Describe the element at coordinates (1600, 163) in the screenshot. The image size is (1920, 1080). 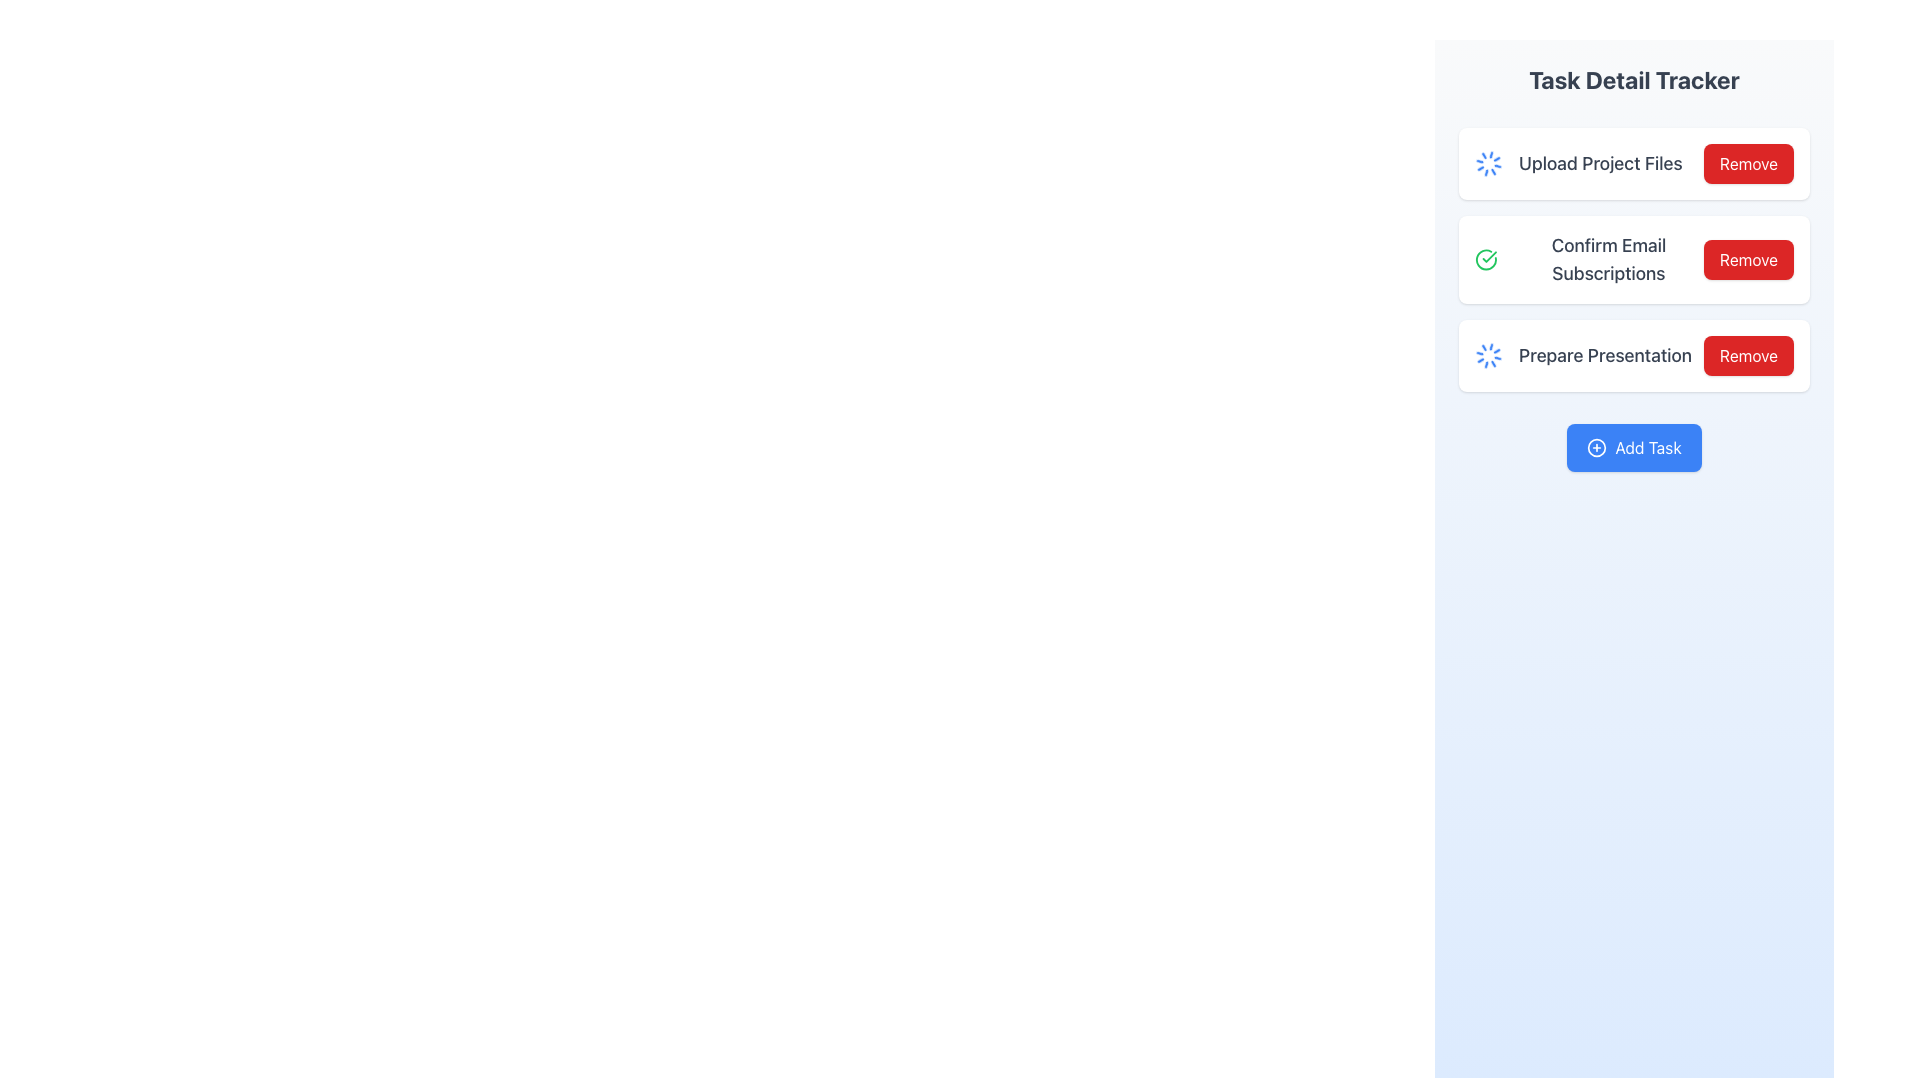
I see `the text element indicating the task related to uploading project files, which is located between a spinning loader icon and a red 'Remove' button` at that location.